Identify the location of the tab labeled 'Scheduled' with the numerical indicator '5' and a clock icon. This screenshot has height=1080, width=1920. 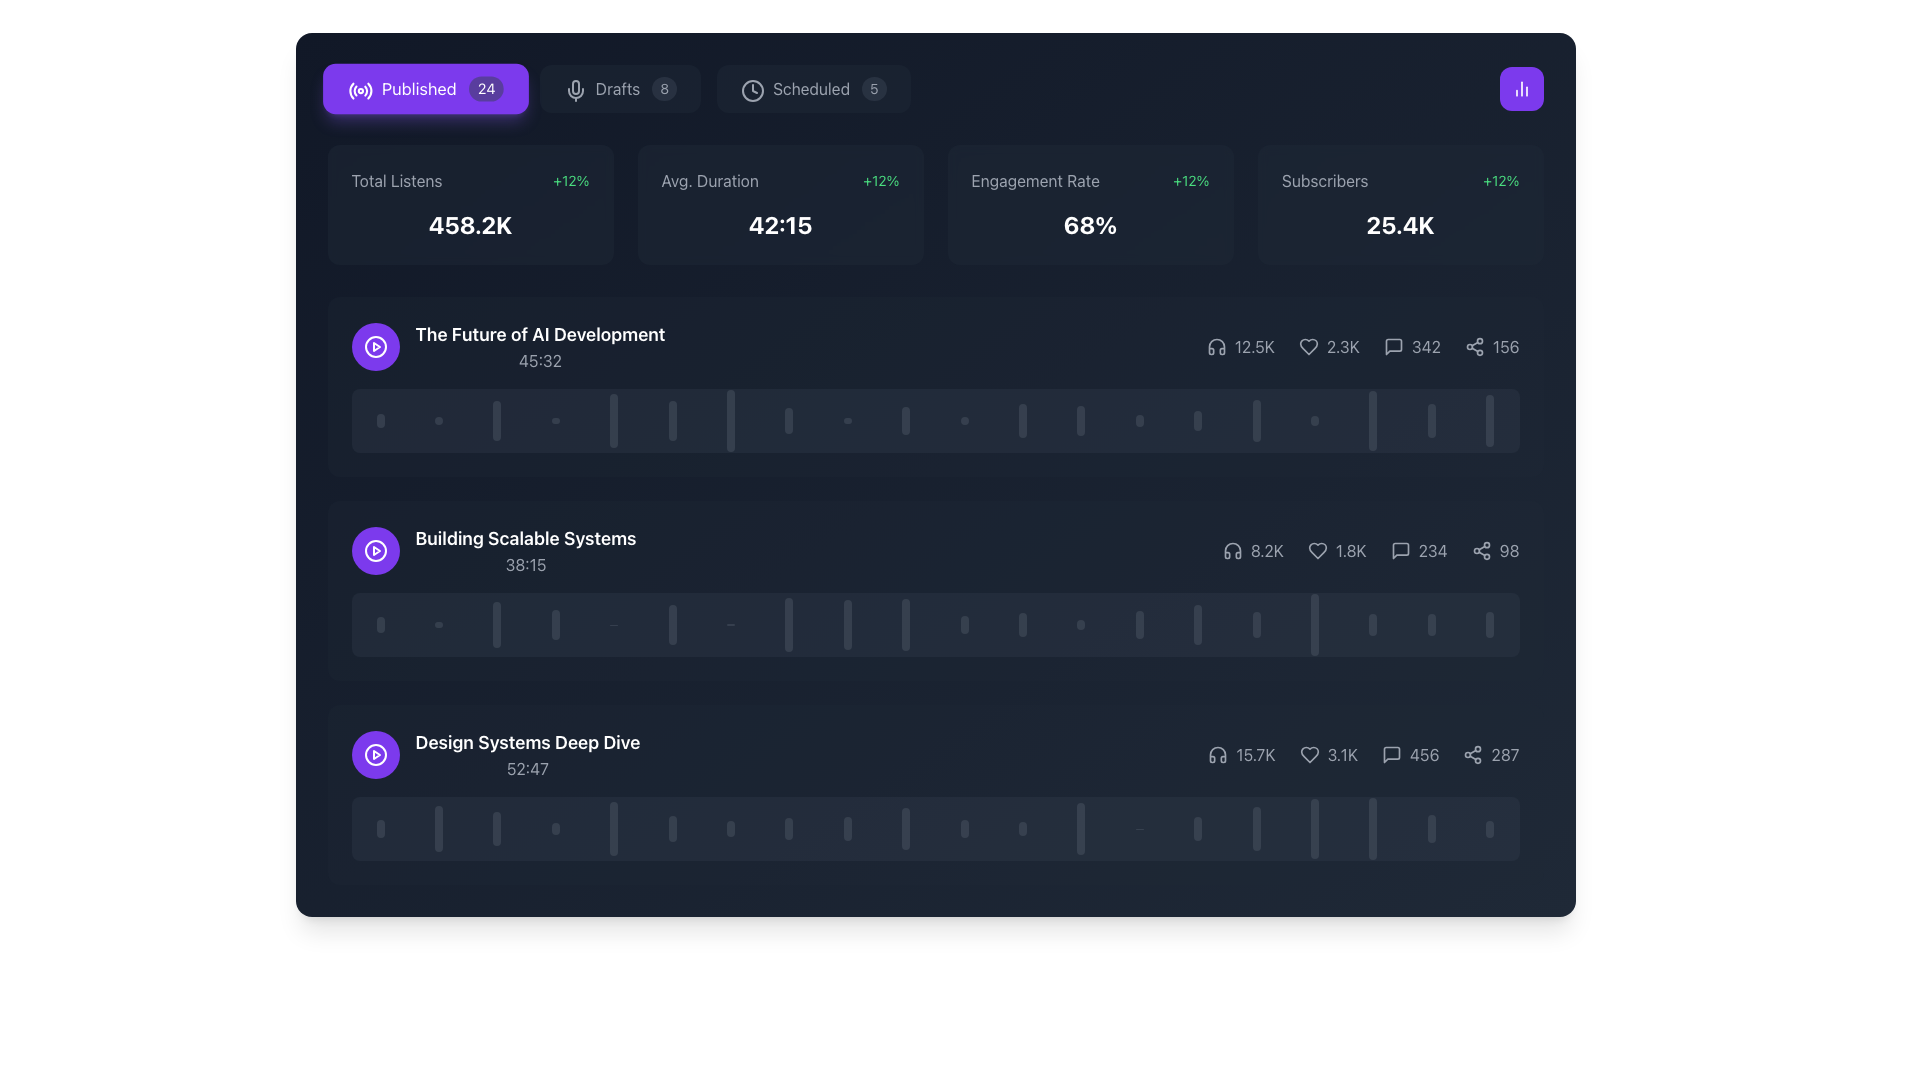
(813, 87).